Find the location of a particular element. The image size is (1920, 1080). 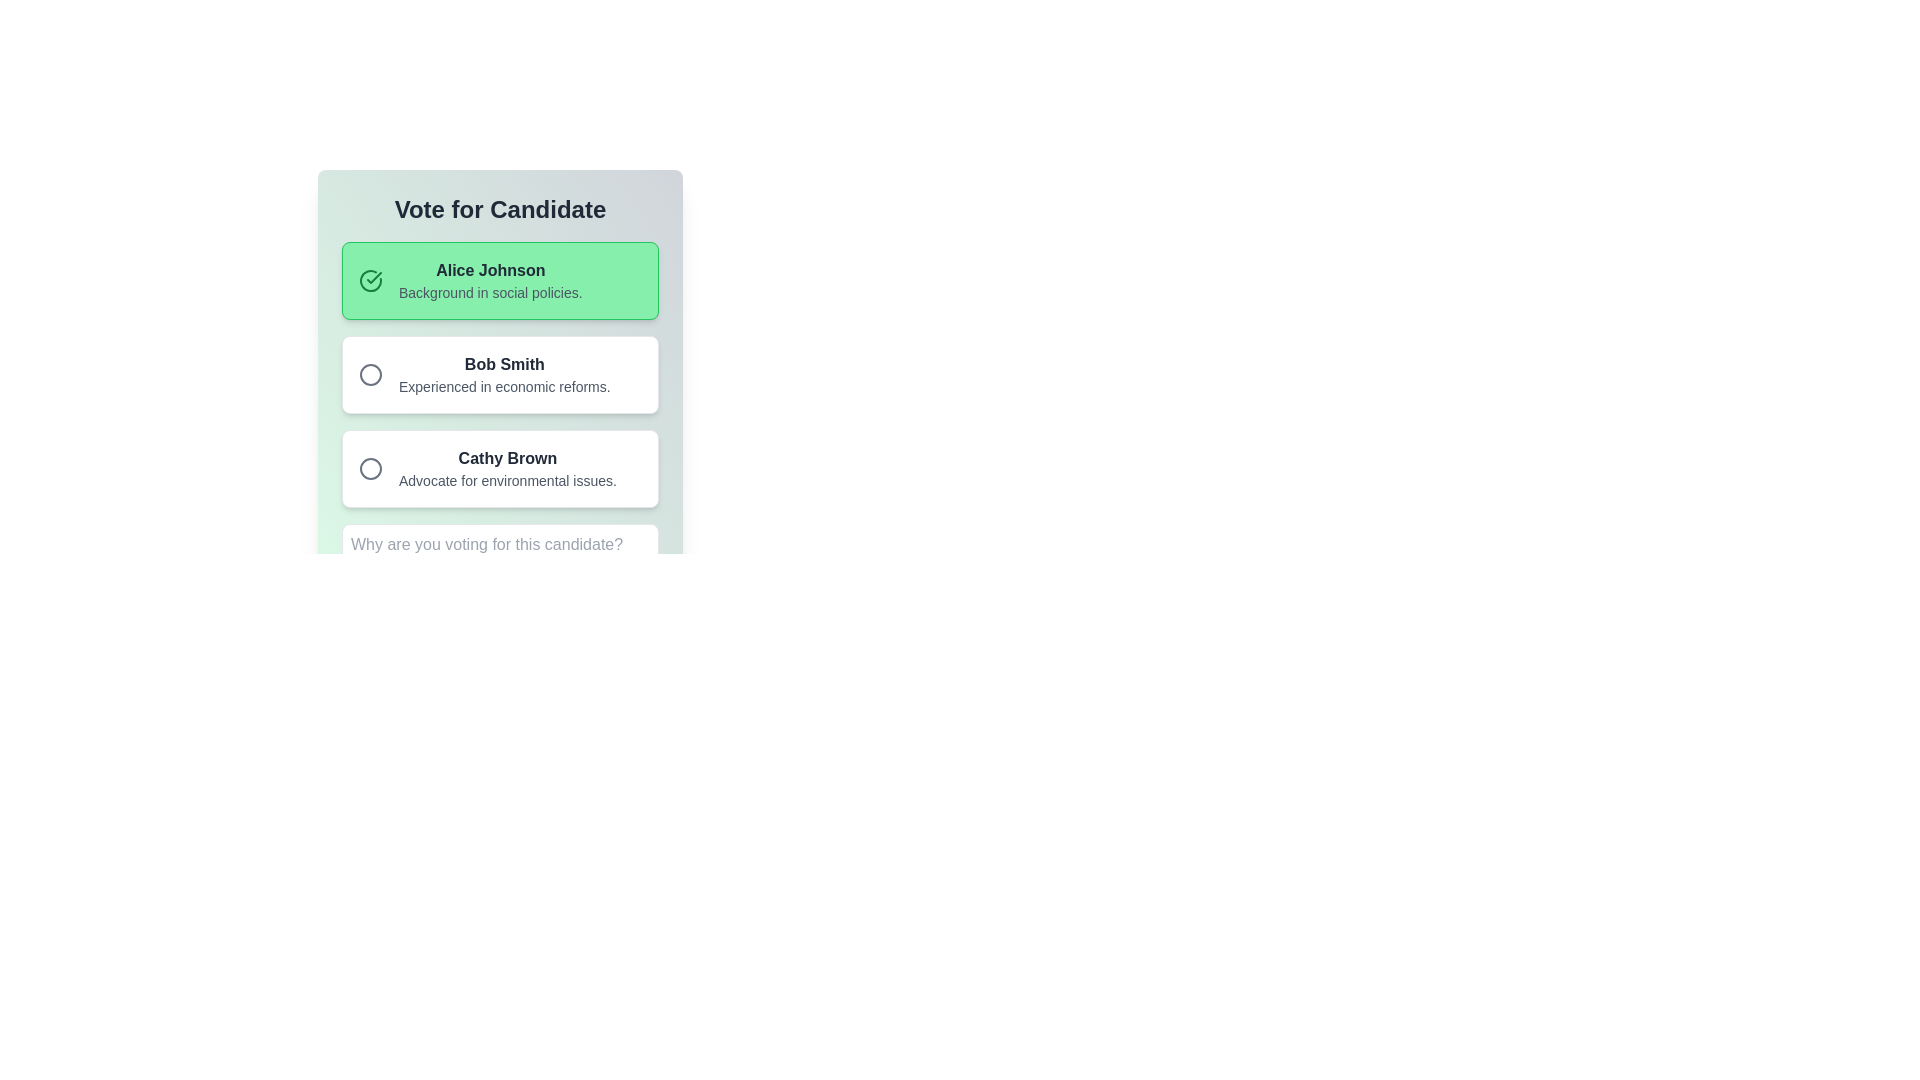

the text label that reads 'Advocate for environmental issues,' which is styled in gray and positioned as a subheading beneath the name 'Cathy Brown' in the candidate selection interface is located at coordinates (508, 481).